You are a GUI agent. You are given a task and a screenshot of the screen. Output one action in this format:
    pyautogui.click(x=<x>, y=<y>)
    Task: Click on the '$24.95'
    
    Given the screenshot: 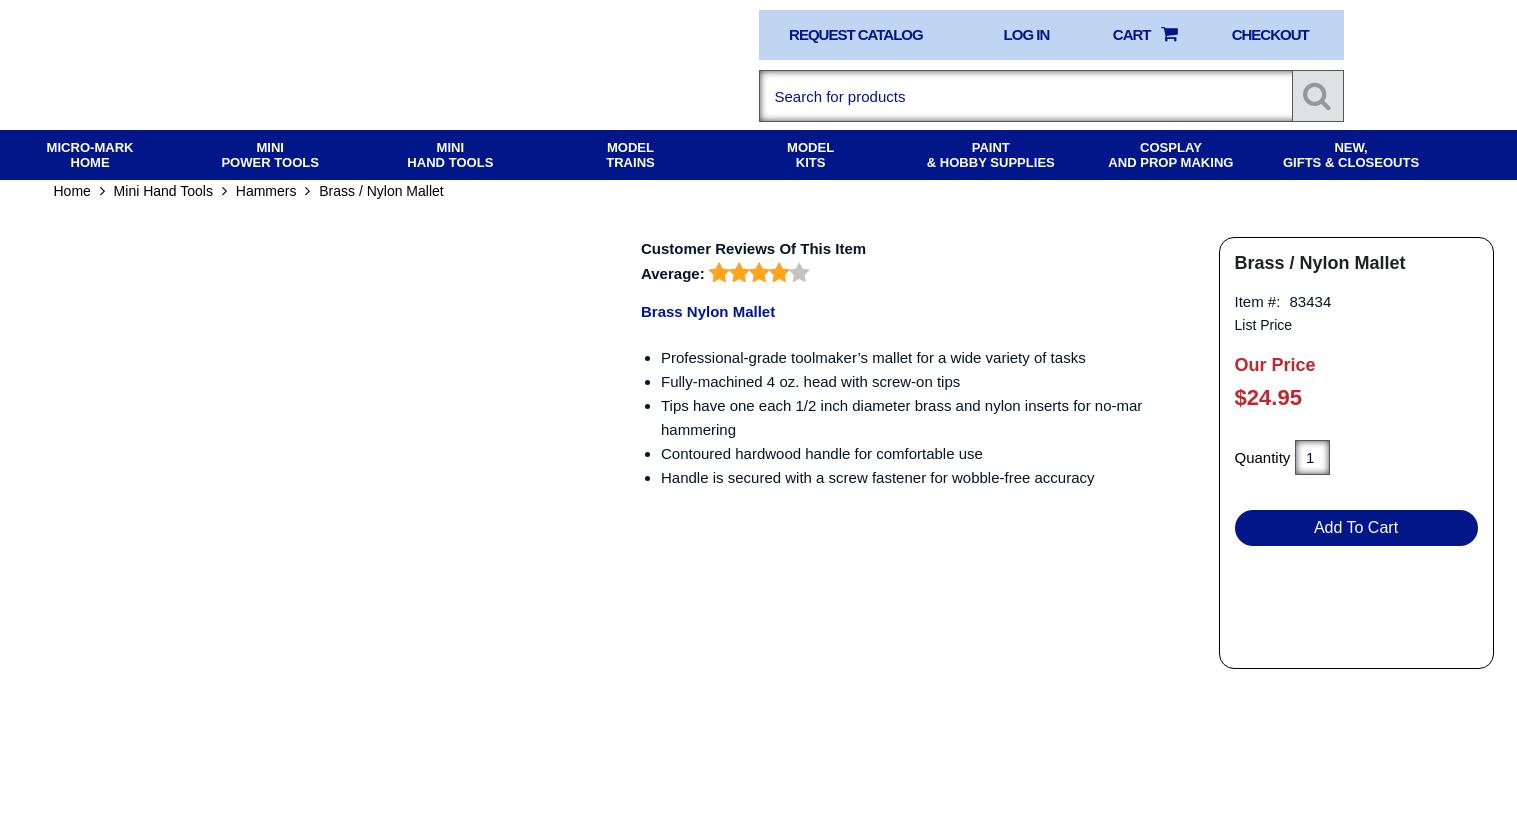 What is the action you would take?
    pyautogui.click(x=1266, y=411)
    